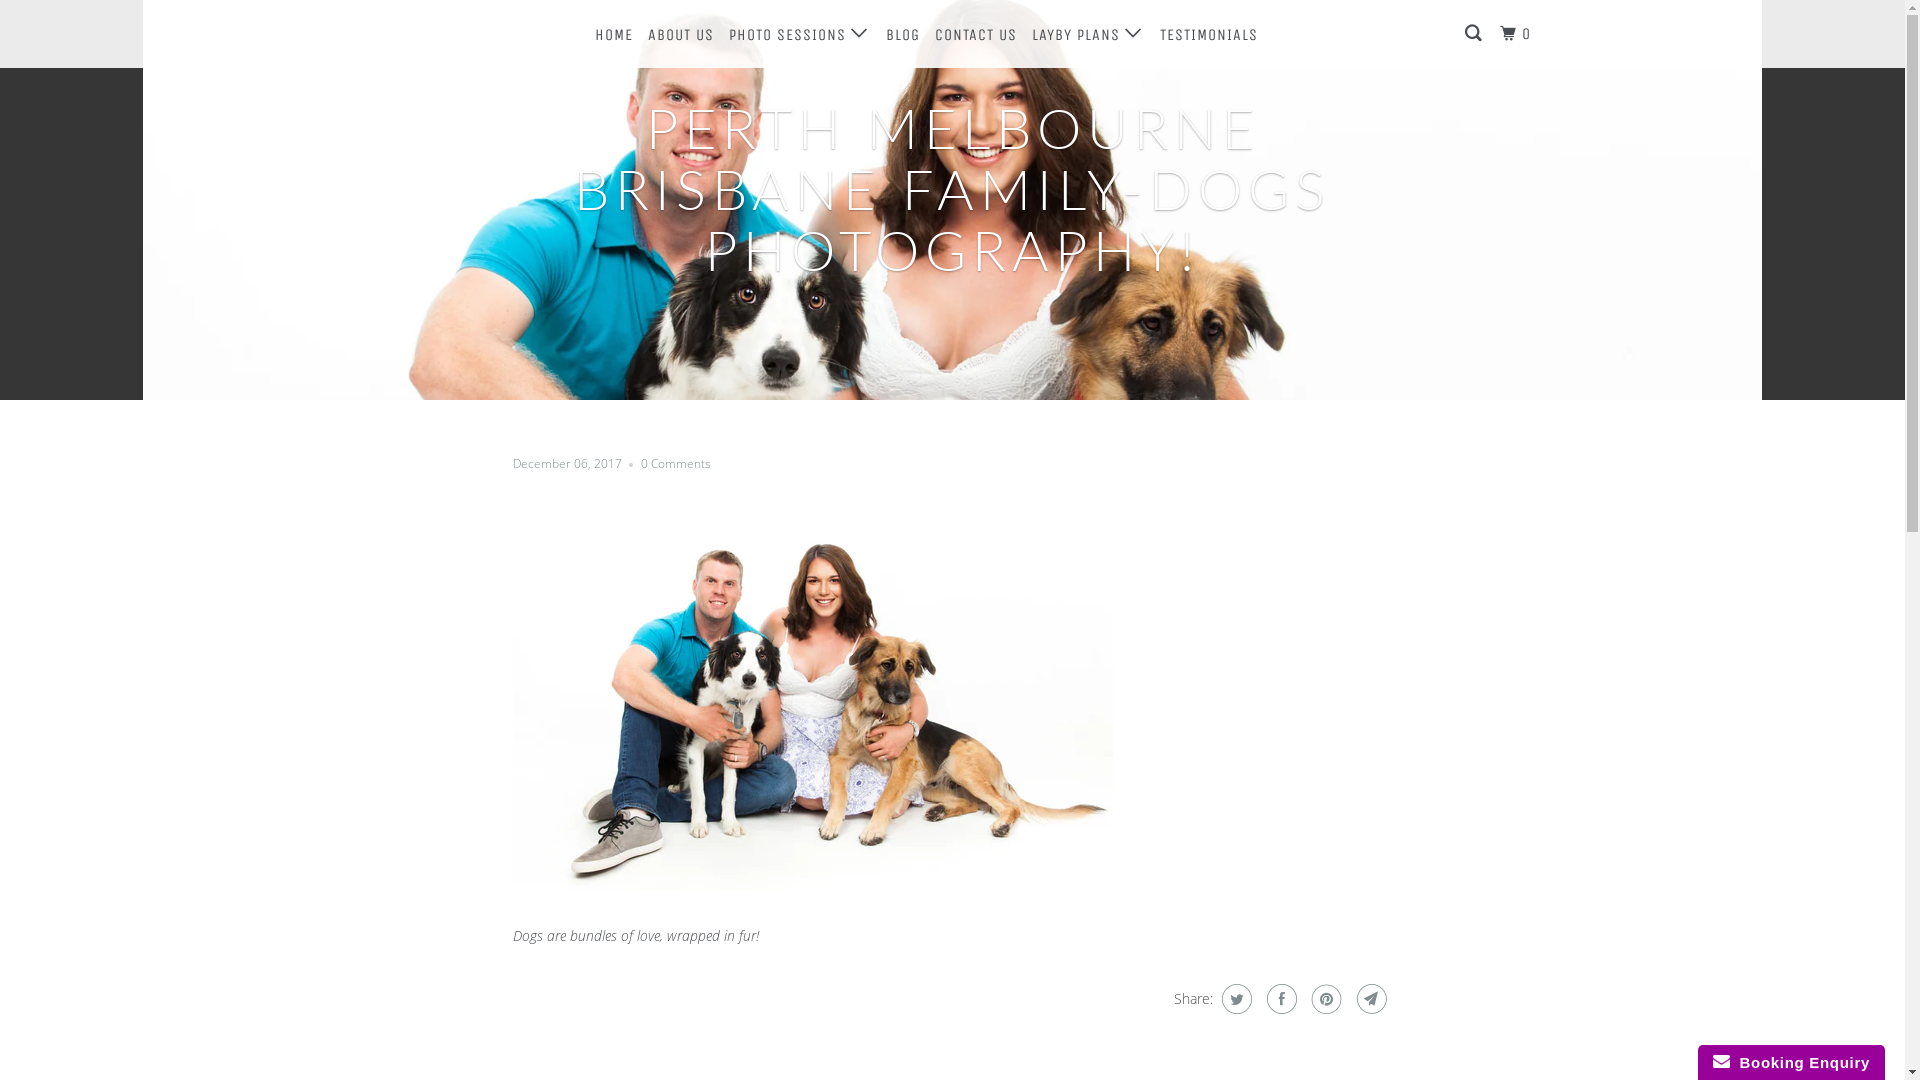 The width and height of the screenshot is (1920, 1080). I want to click on 'Search', so click(1474, 34).